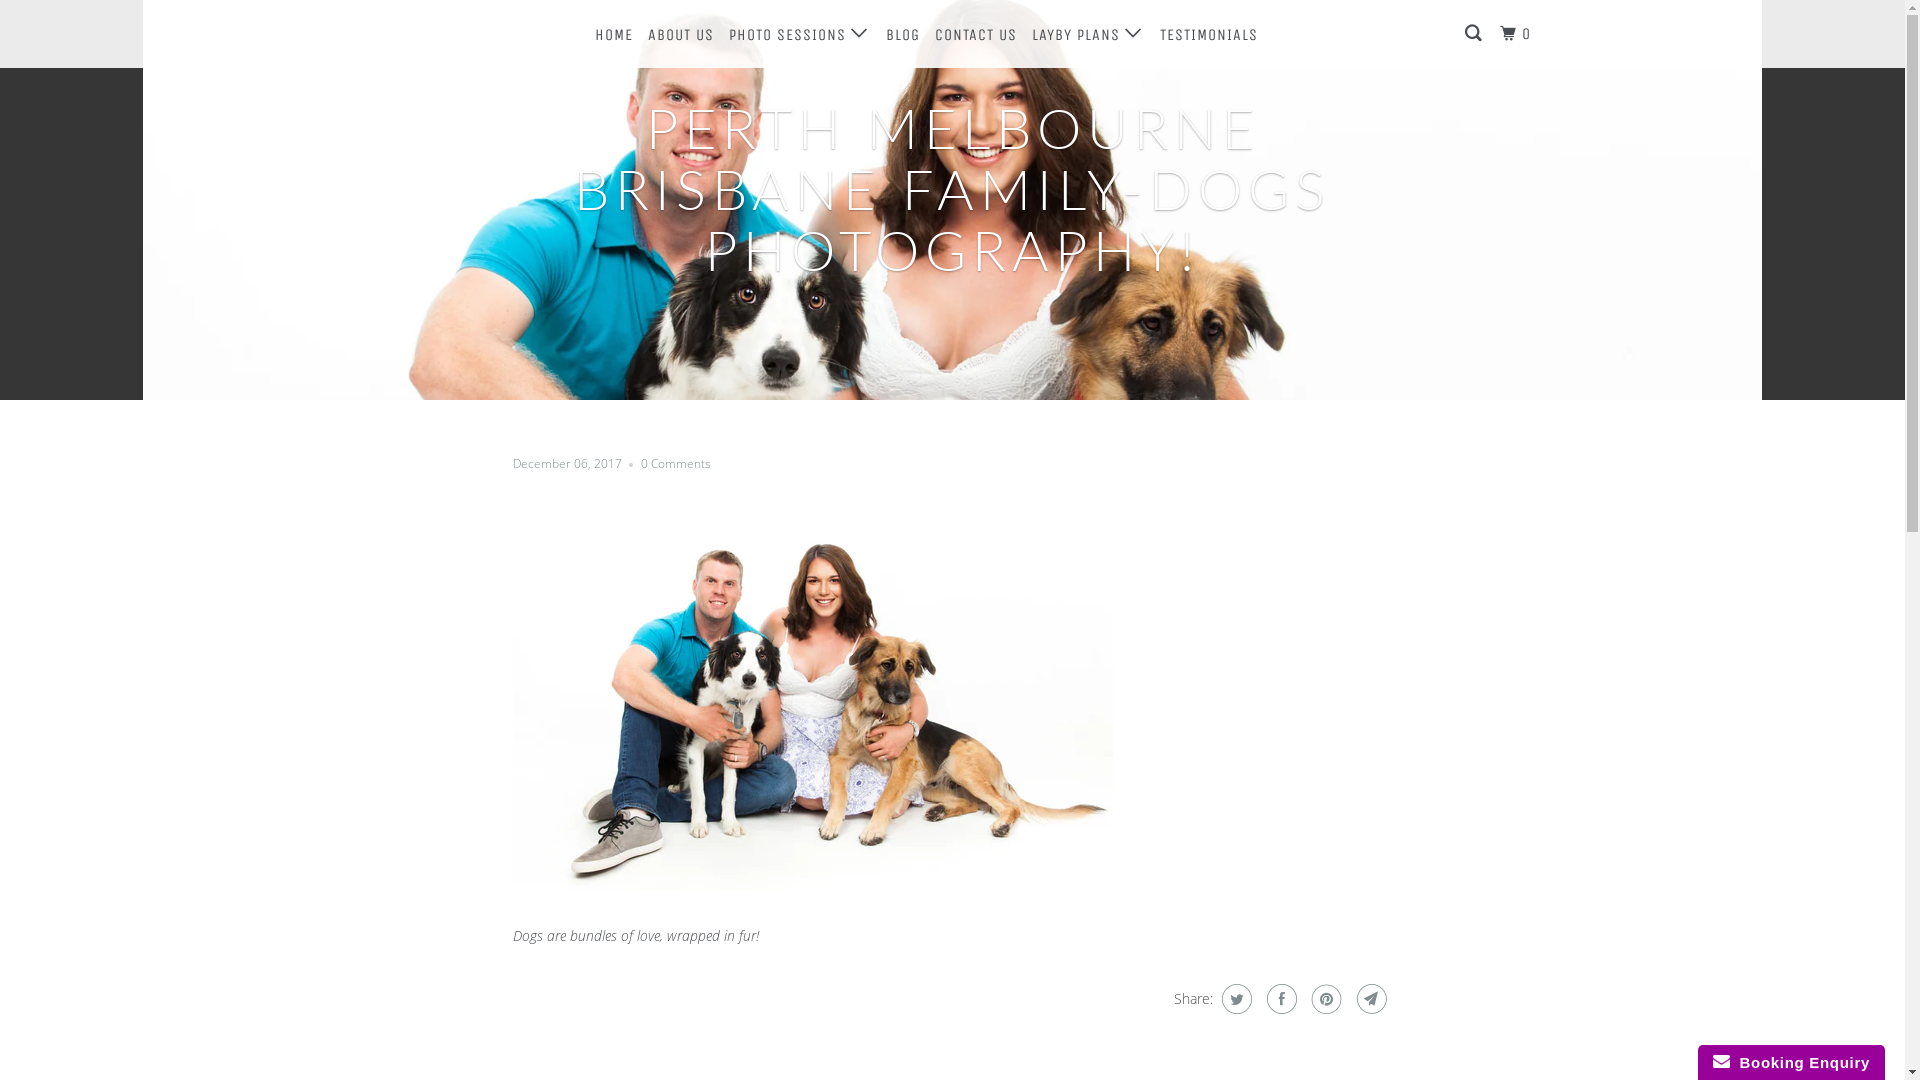 The width and height of the screenshot is (1920, 1080). I want to click on 'Search', so click(1474, 34).